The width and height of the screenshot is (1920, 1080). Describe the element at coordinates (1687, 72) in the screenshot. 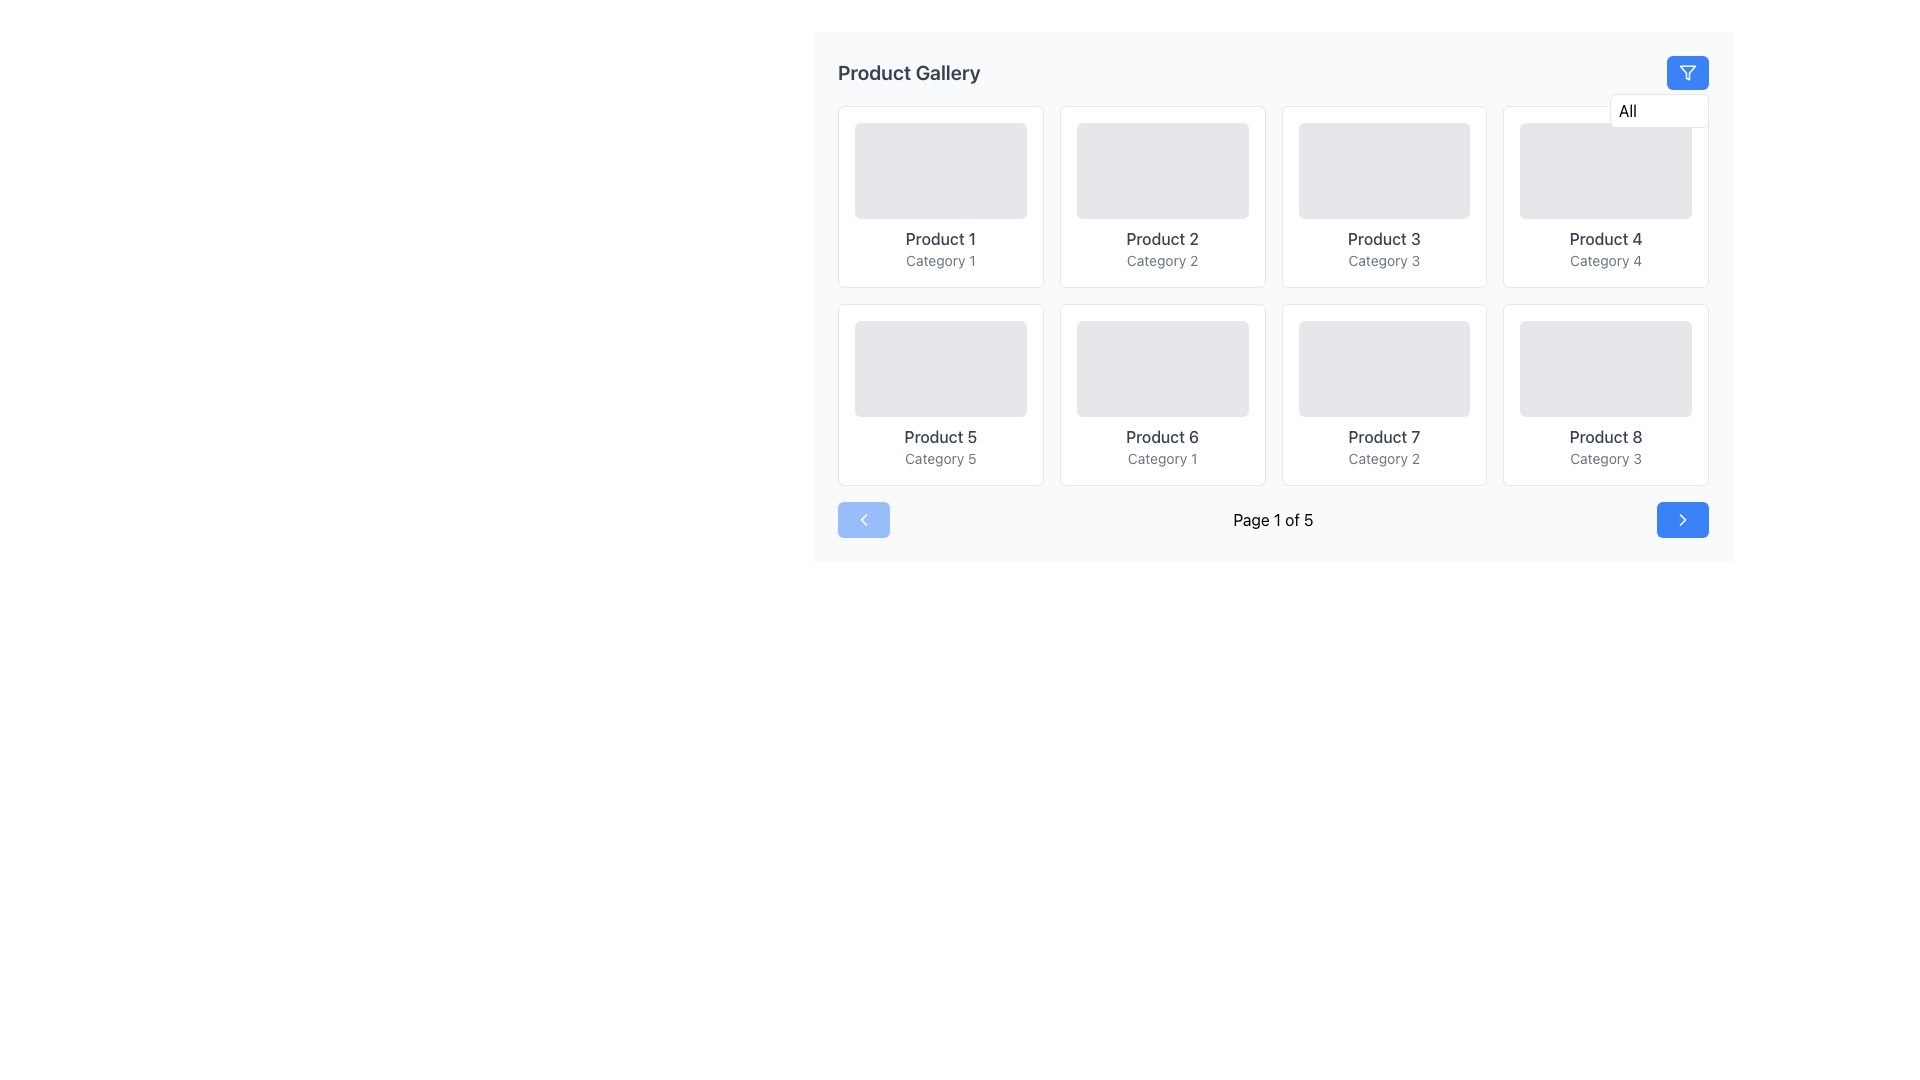

I see `the filter icon located within the blue button labeled 'All' at the upper-right corner of the page` at that location.